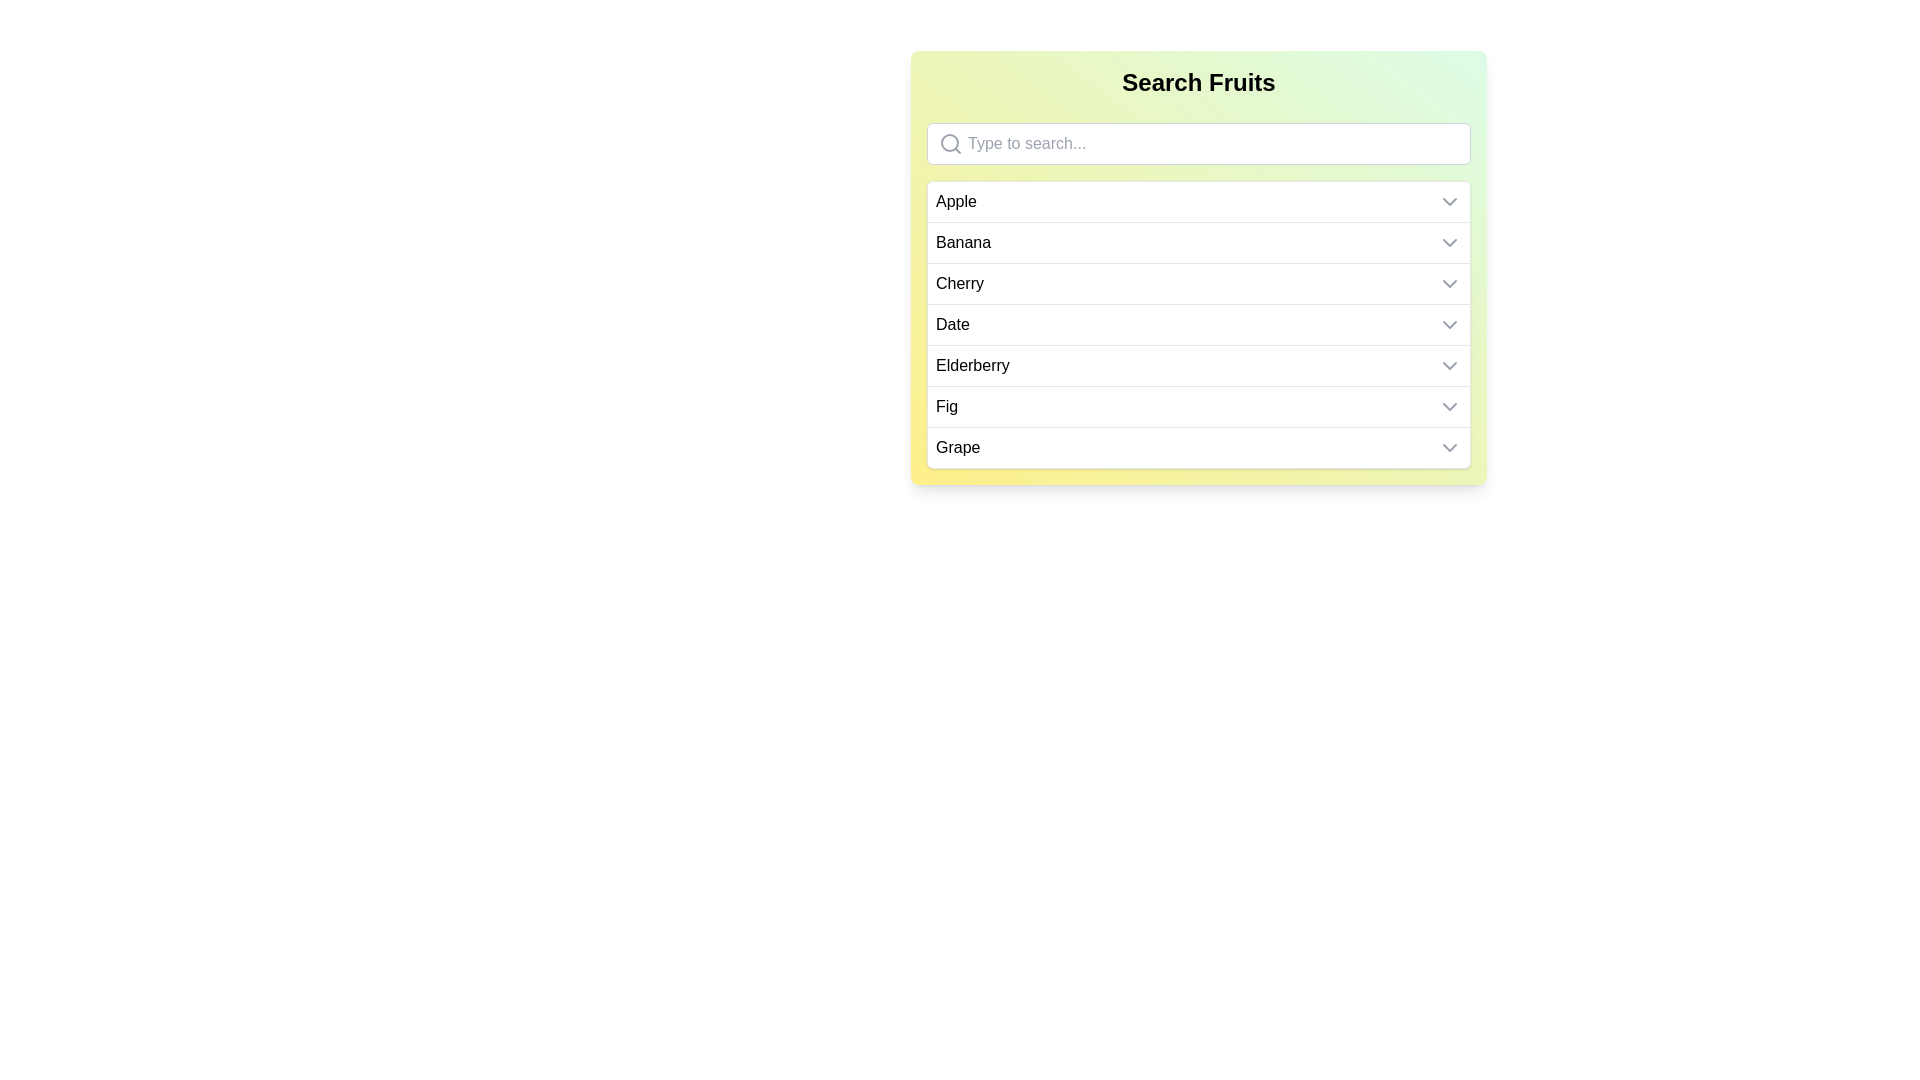 The width and height of the screenshot is (1920, 1080). I want to click on the dropdown arrow of the List with Search Bar located at the center of the interface, so click(1199, 266).